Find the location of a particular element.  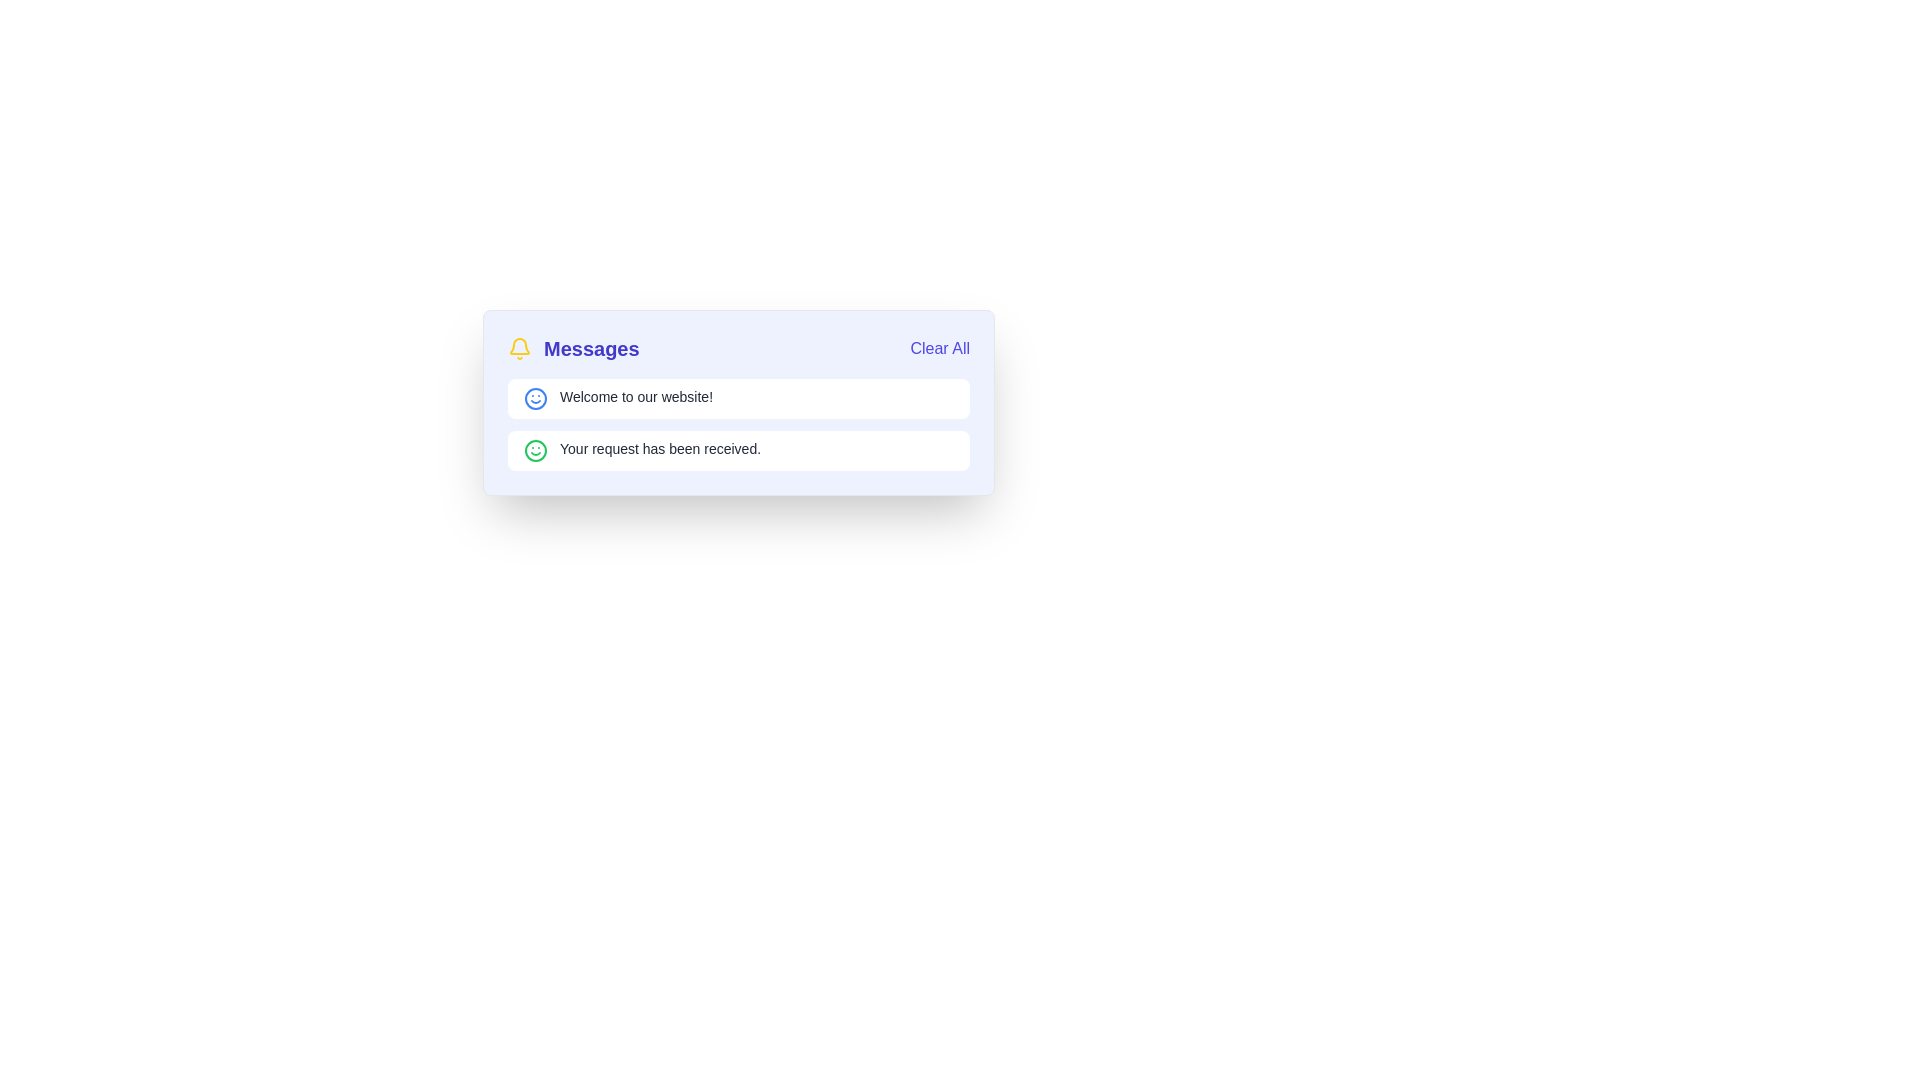

the bell icon located in the top-left corner of the 'Messages' dialog box is located at coordinates (519, 345).